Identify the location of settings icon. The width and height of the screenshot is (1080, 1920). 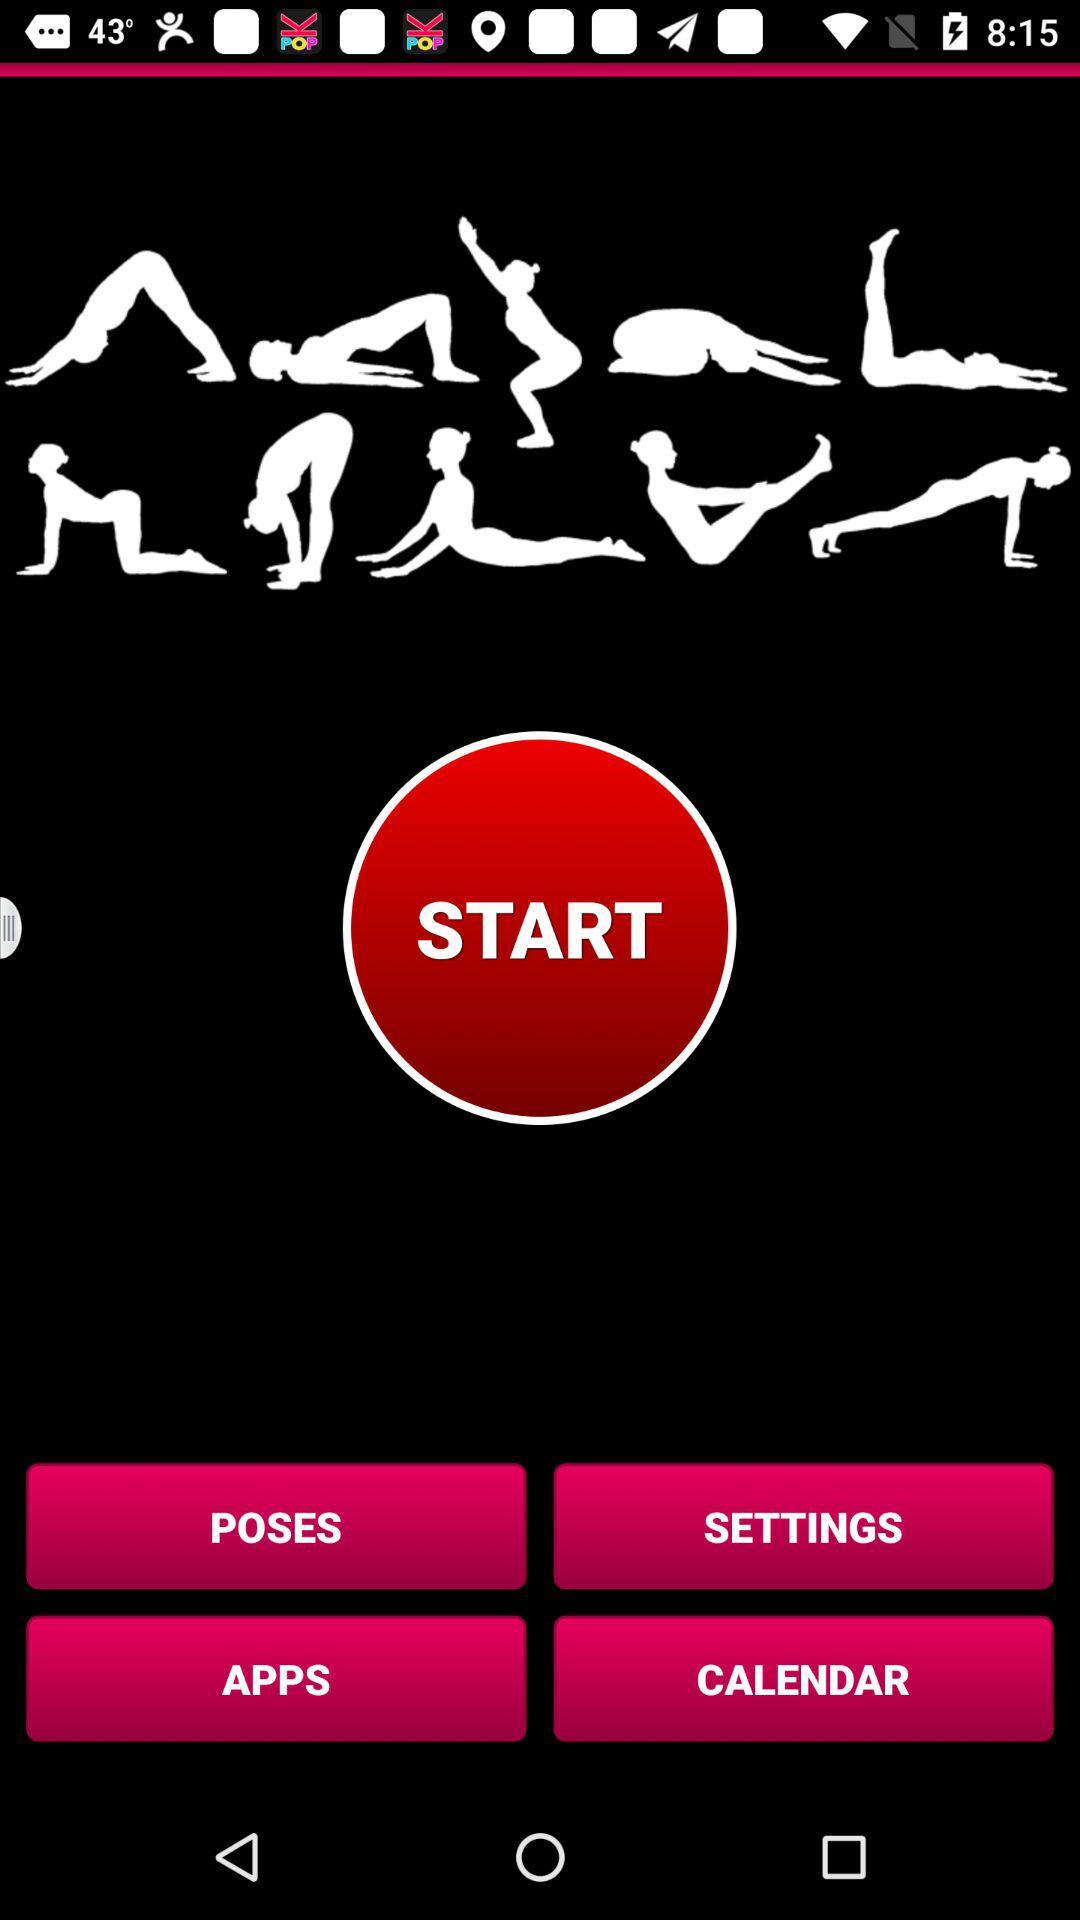
(802, 1525).